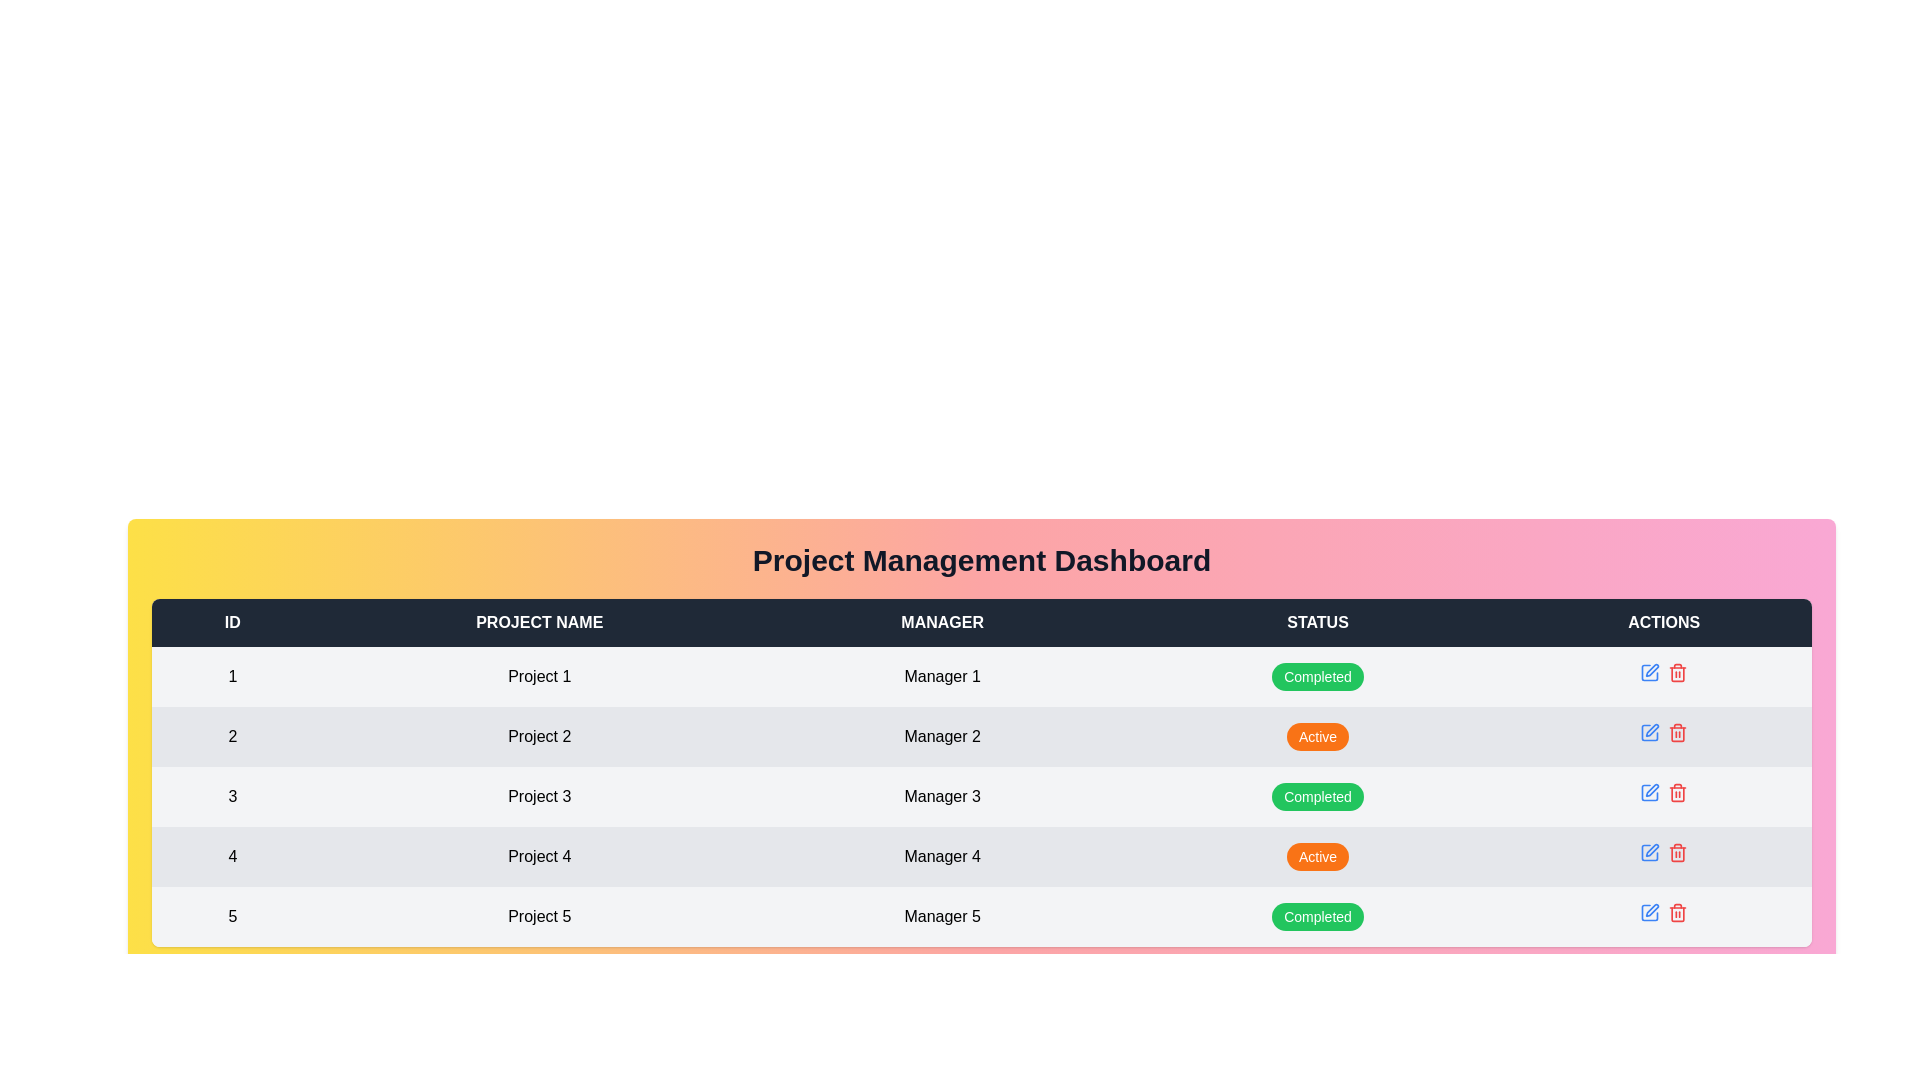  What do you see at coordinates (1678, 792) in the screenshot?
I see `the red trash bin icon button located in the 'Actions' column of the third row in the project table for accessibility purposes` at bounding box center [1678, 792].